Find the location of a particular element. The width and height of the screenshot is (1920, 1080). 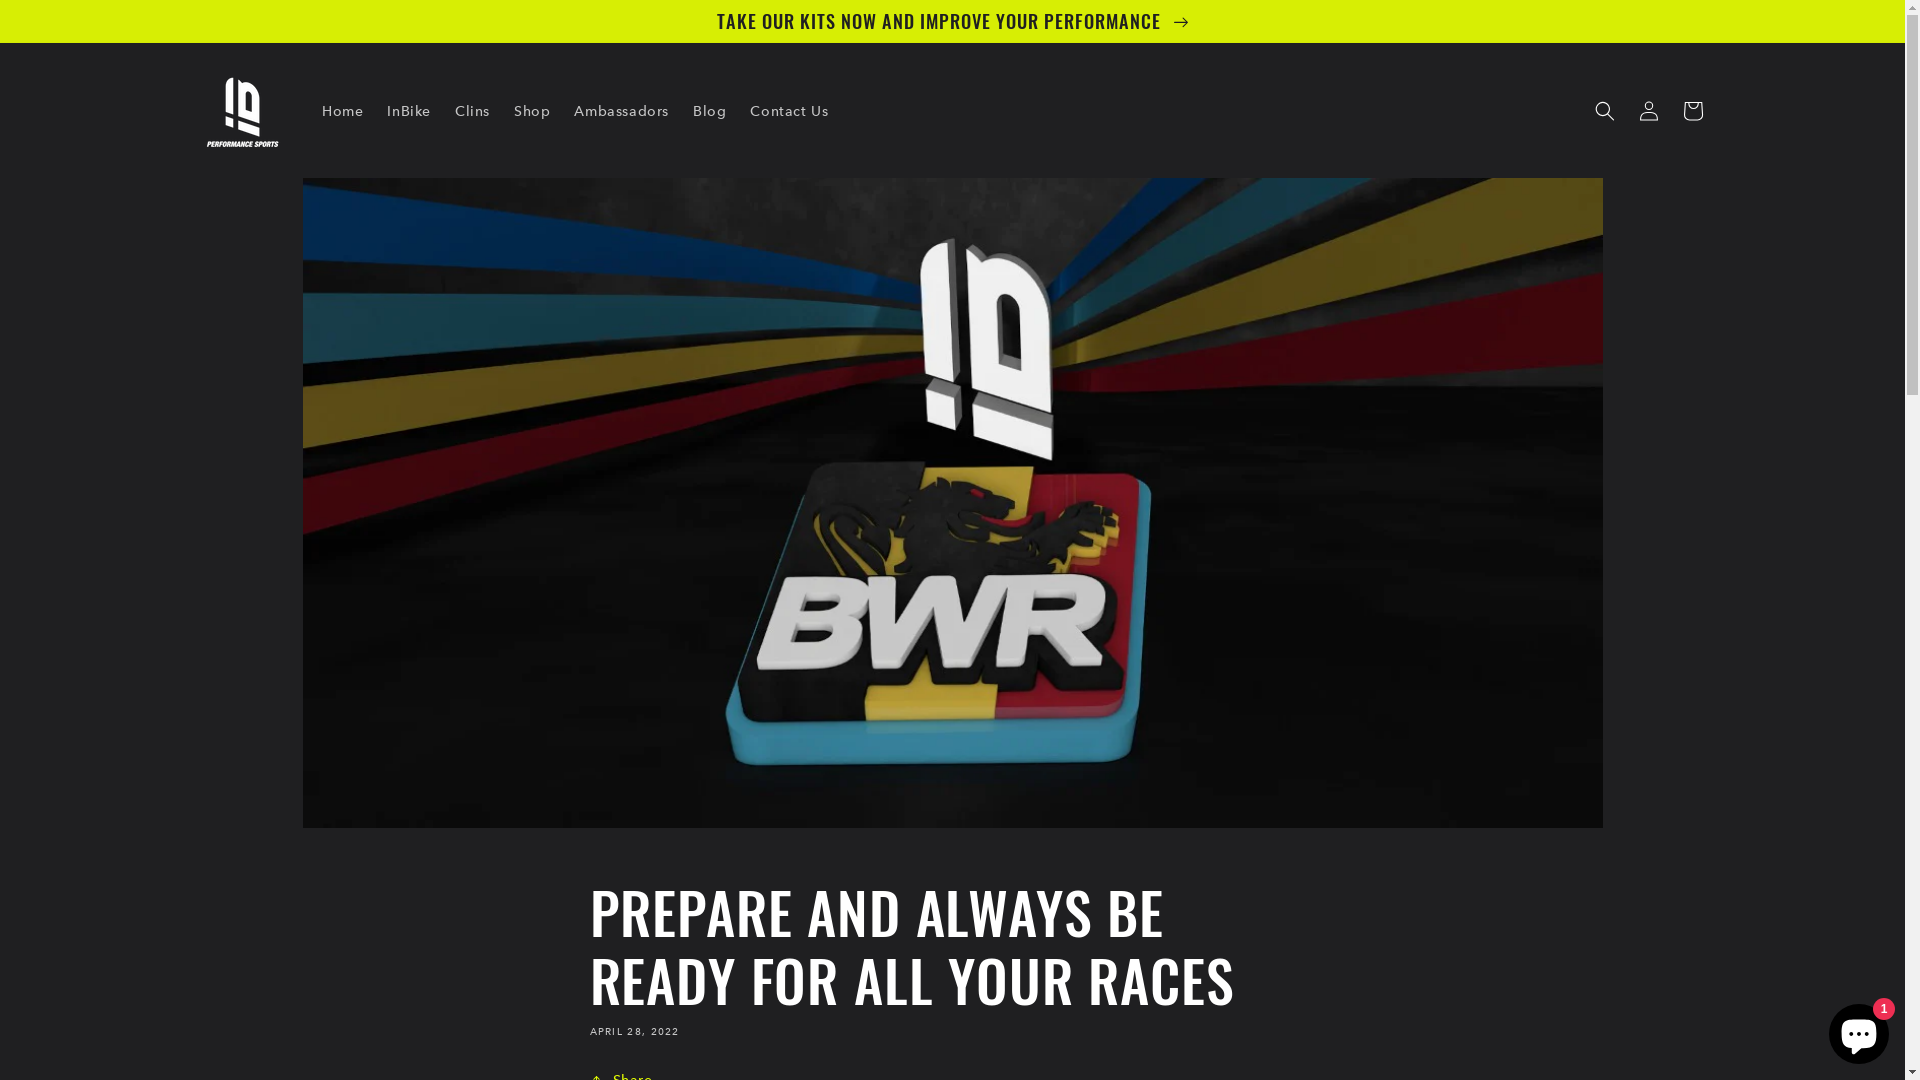

'InBike' is located at coordinates (407, 111).